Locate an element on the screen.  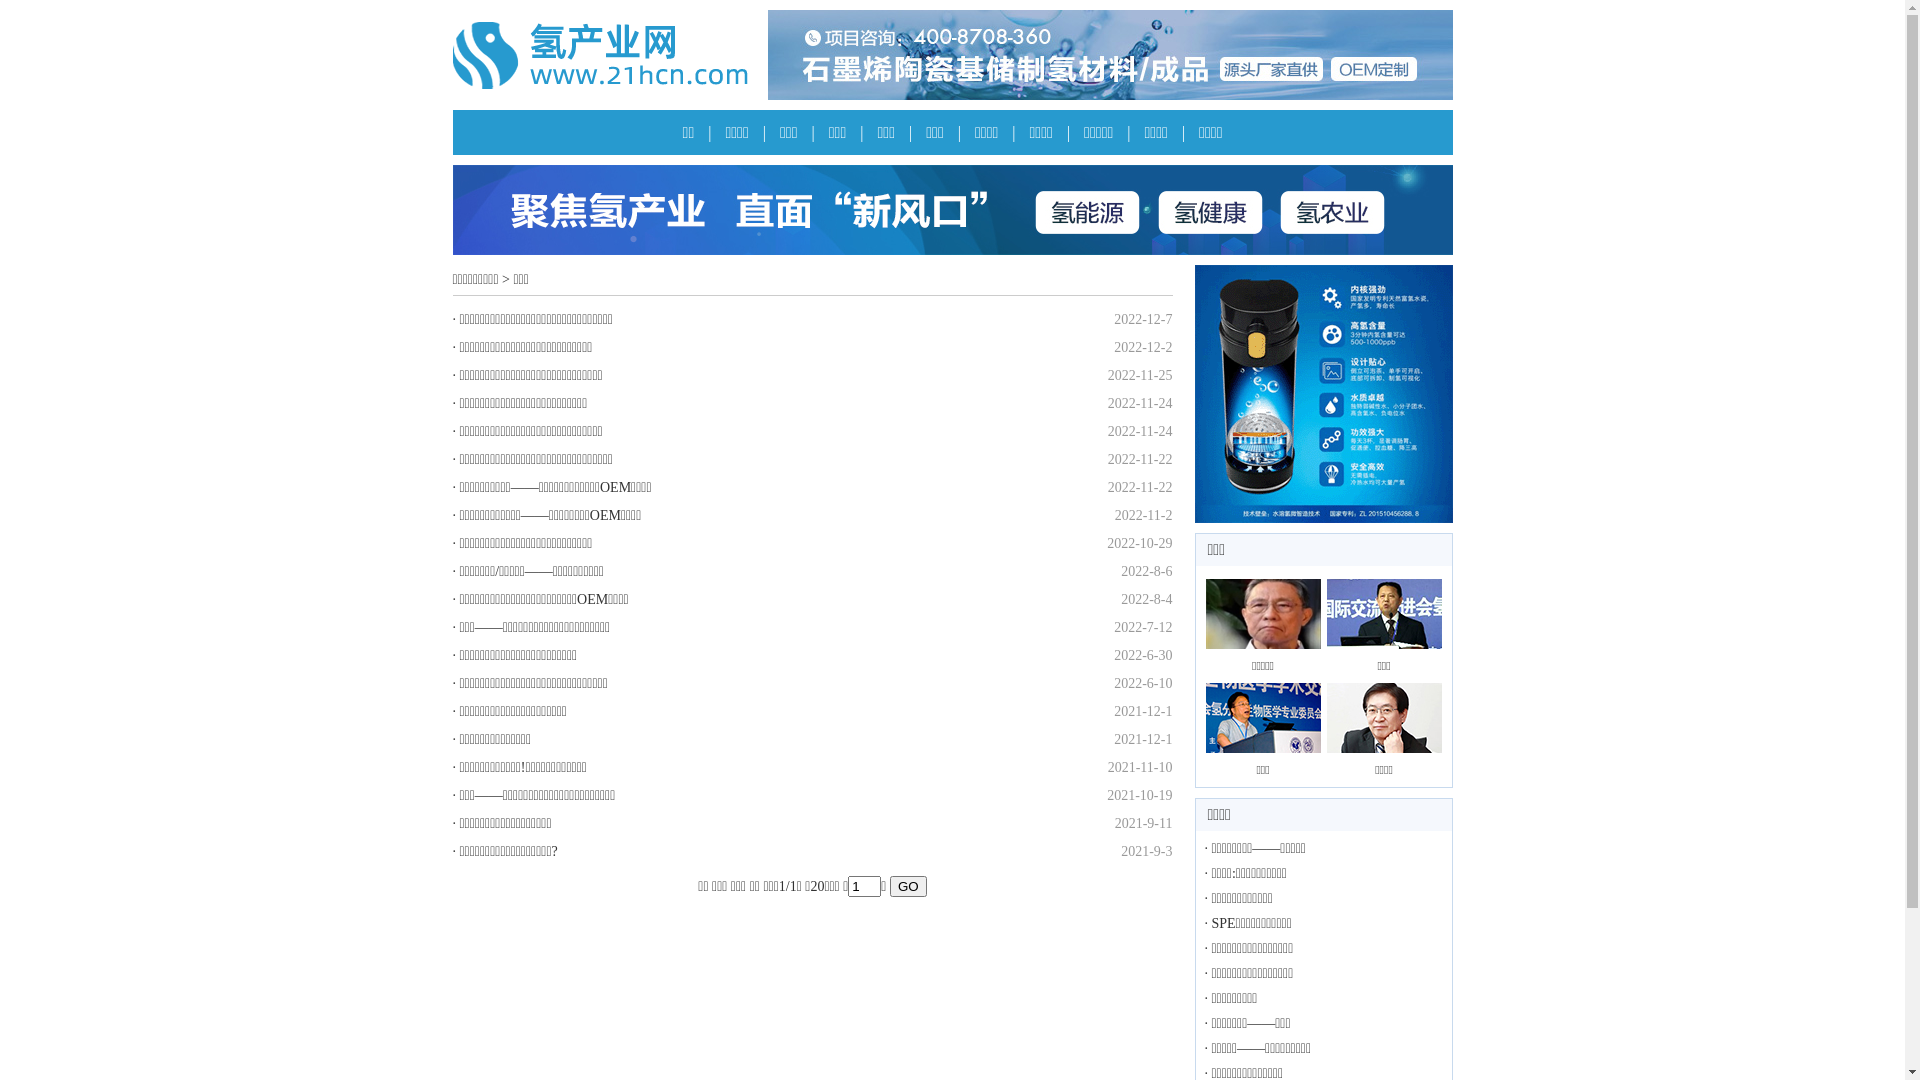
'GO' is located at coordinates (907, 885).